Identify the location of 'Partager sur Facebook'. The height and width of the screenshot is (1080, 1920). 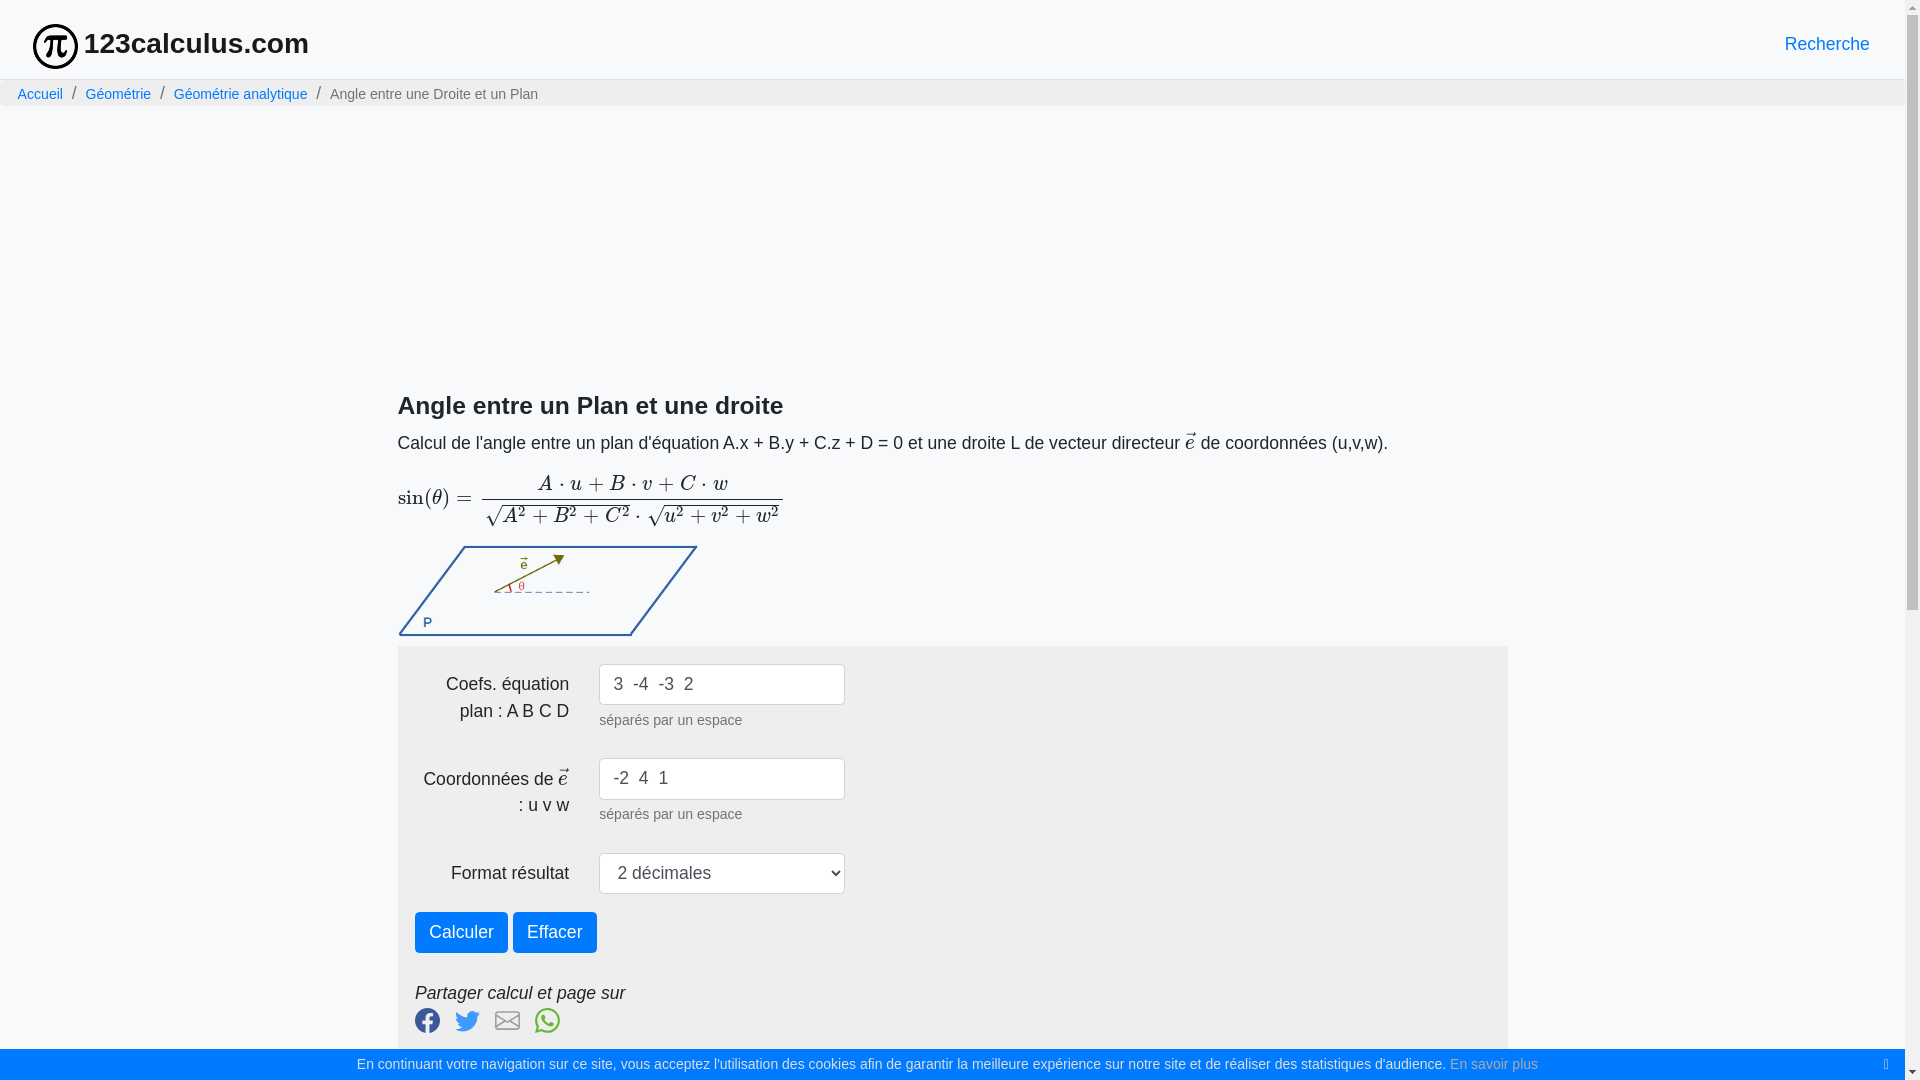
(413, 1018).